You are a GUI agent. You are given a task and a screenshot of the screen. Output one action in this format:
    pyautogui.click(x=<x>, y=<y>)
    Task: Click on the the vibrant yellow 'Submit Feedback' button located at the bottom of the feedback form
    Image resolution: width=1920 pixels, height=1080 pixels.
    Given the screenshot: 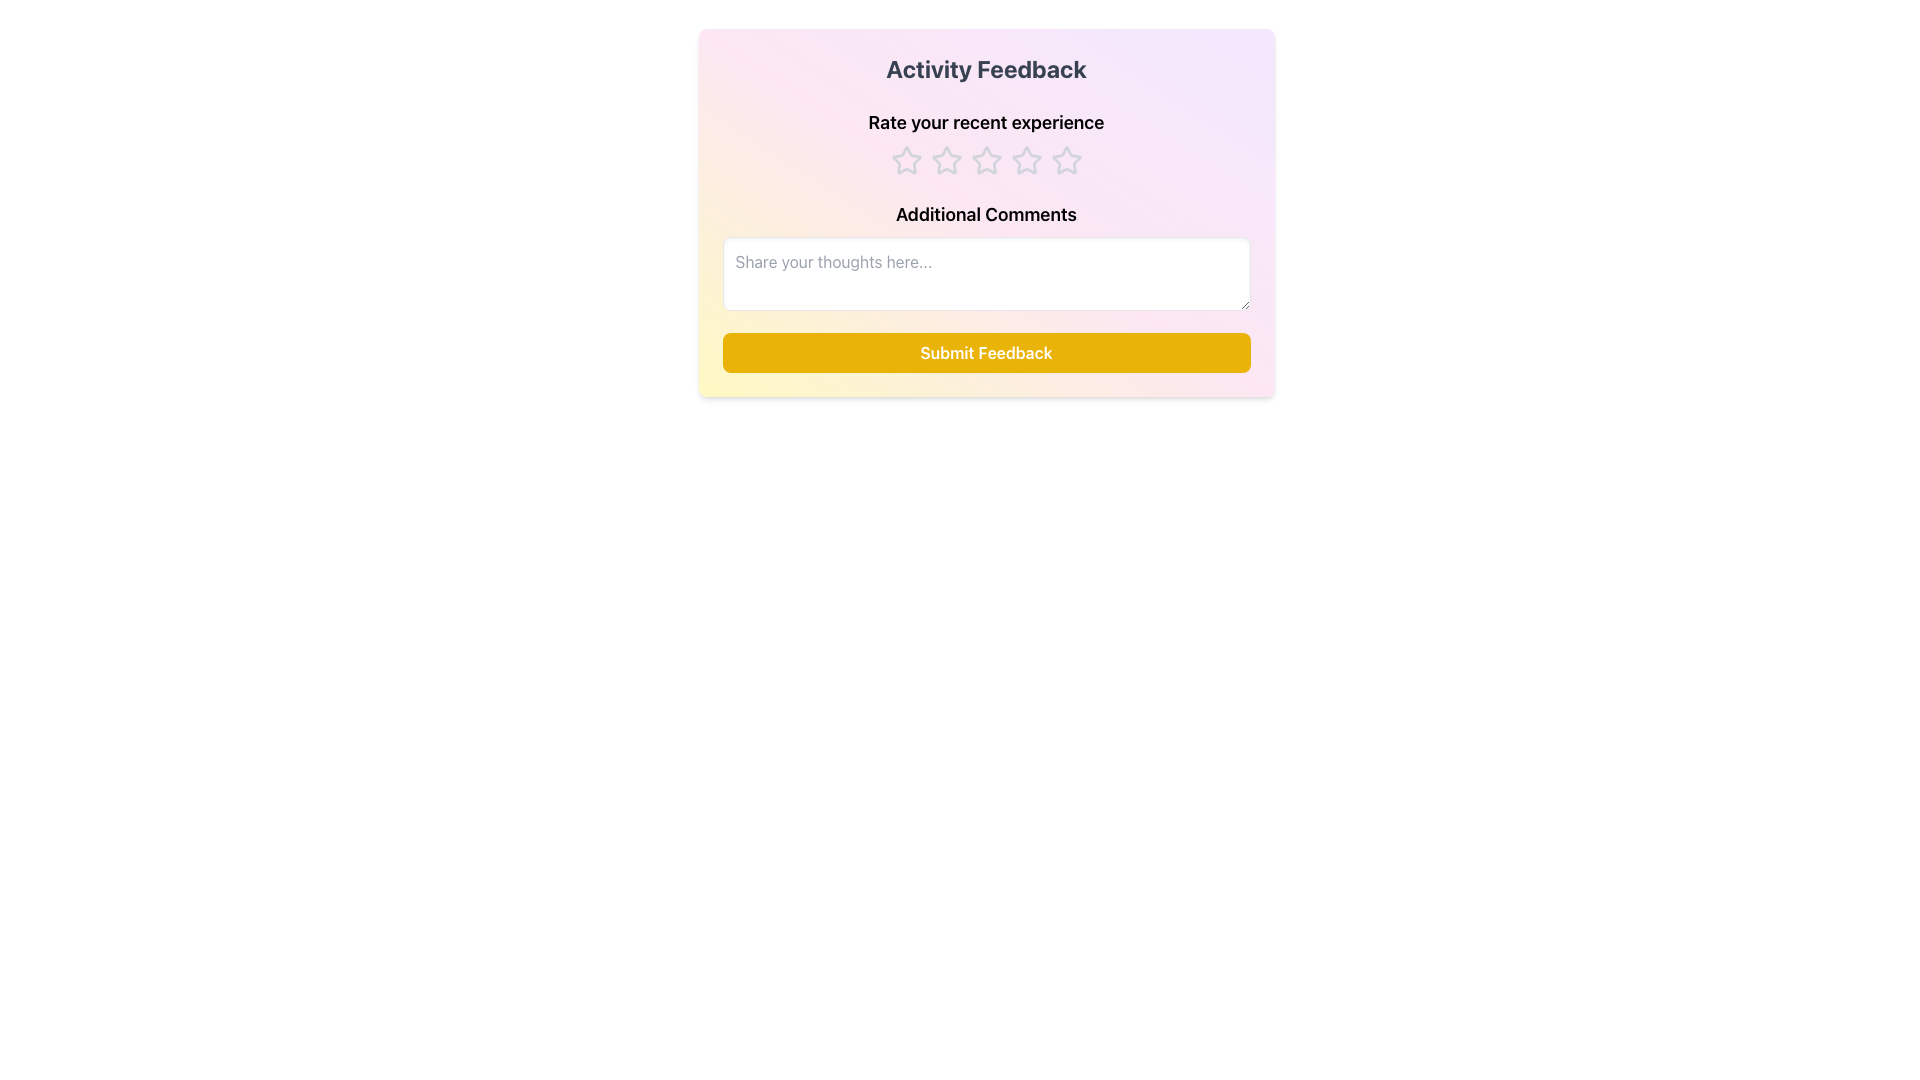 What is the action you would take?
    pyautogui.click(x=986, y=352)
    